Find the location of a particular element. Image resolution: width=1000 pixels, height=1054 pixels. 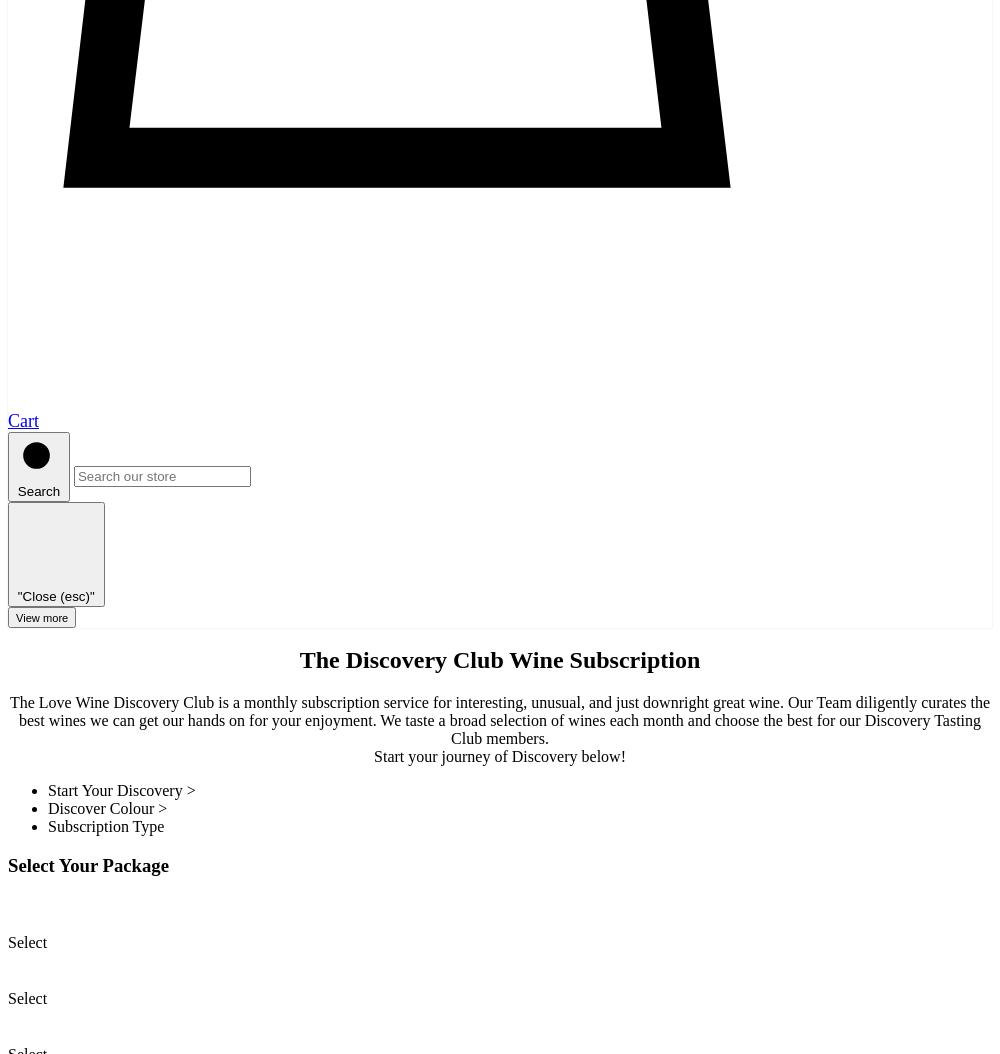

'"Close (esc)"' is located at coordinates (55, 594).